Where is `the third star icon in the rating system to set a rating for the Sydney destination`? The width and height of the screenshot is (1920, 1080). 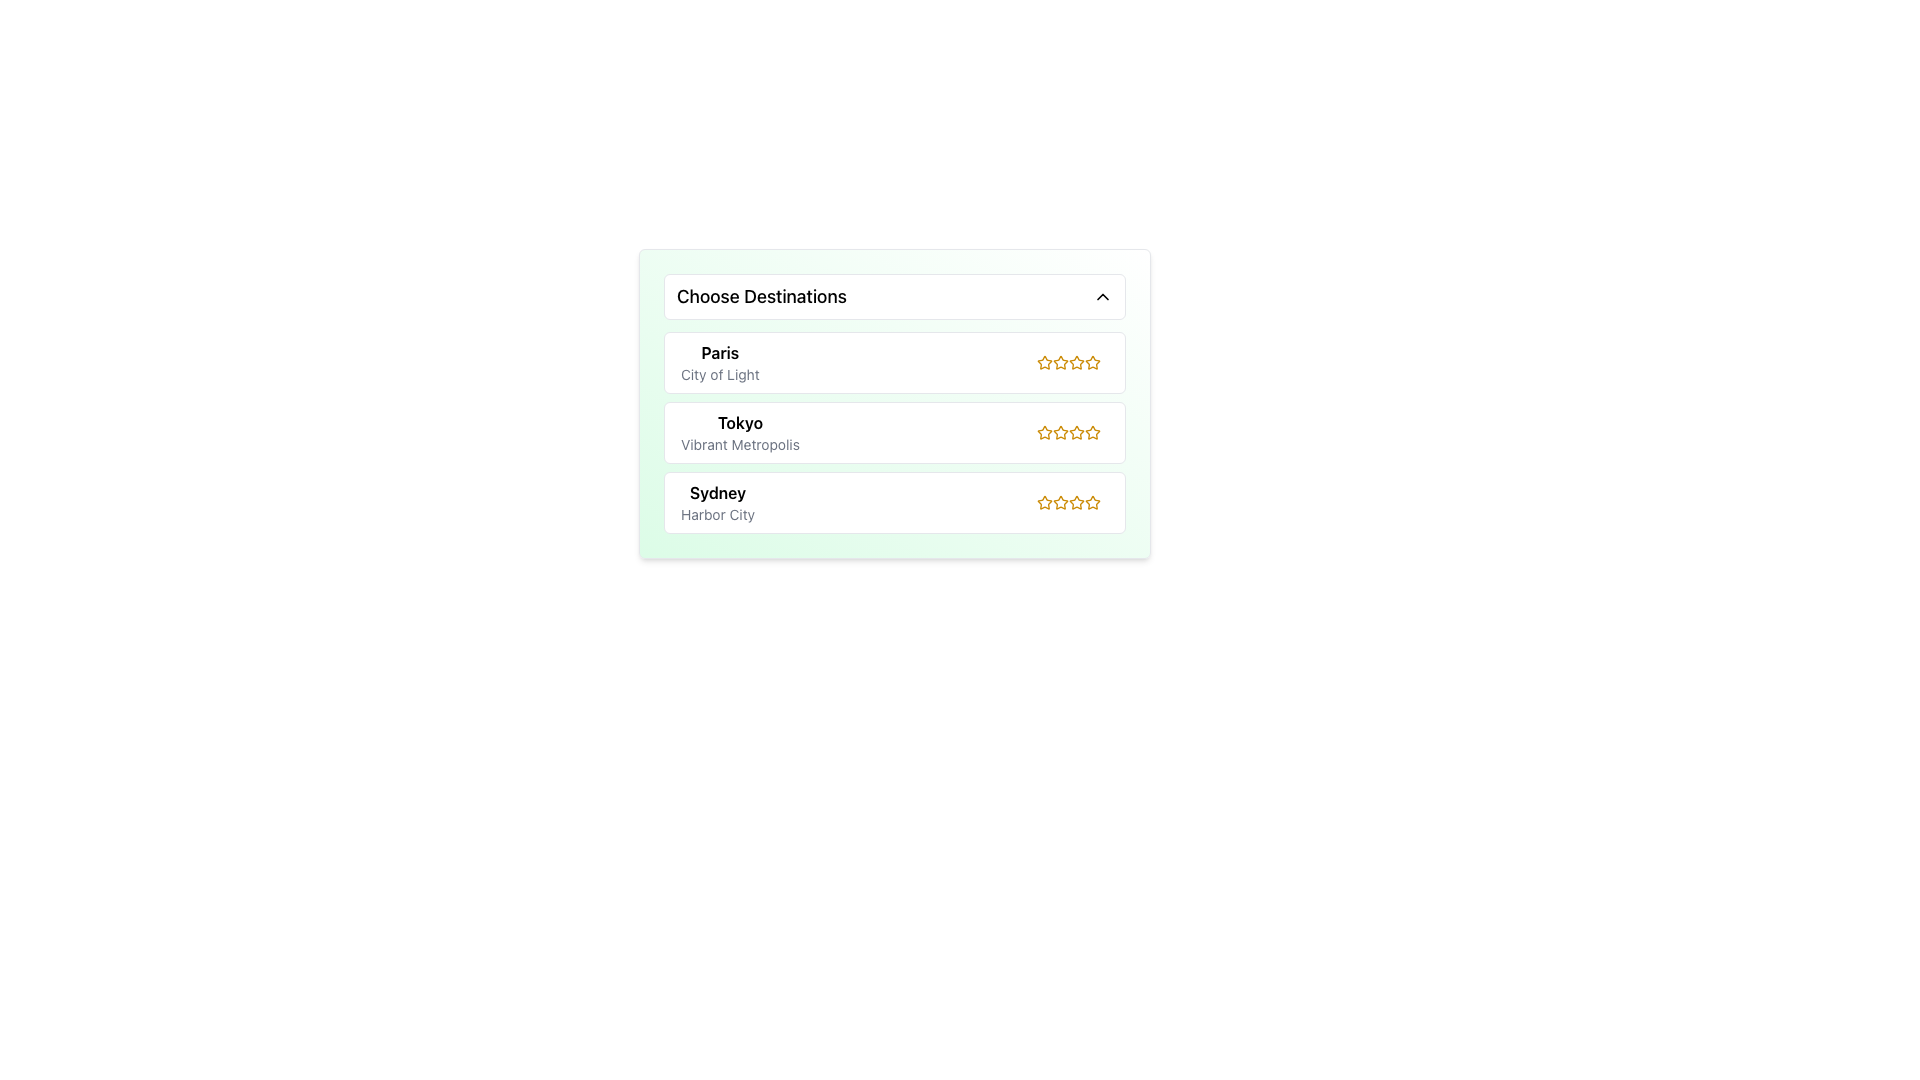 the third star icon in the rating system to set a rating for the Sydney destination is located at coordinates (1059, 501).